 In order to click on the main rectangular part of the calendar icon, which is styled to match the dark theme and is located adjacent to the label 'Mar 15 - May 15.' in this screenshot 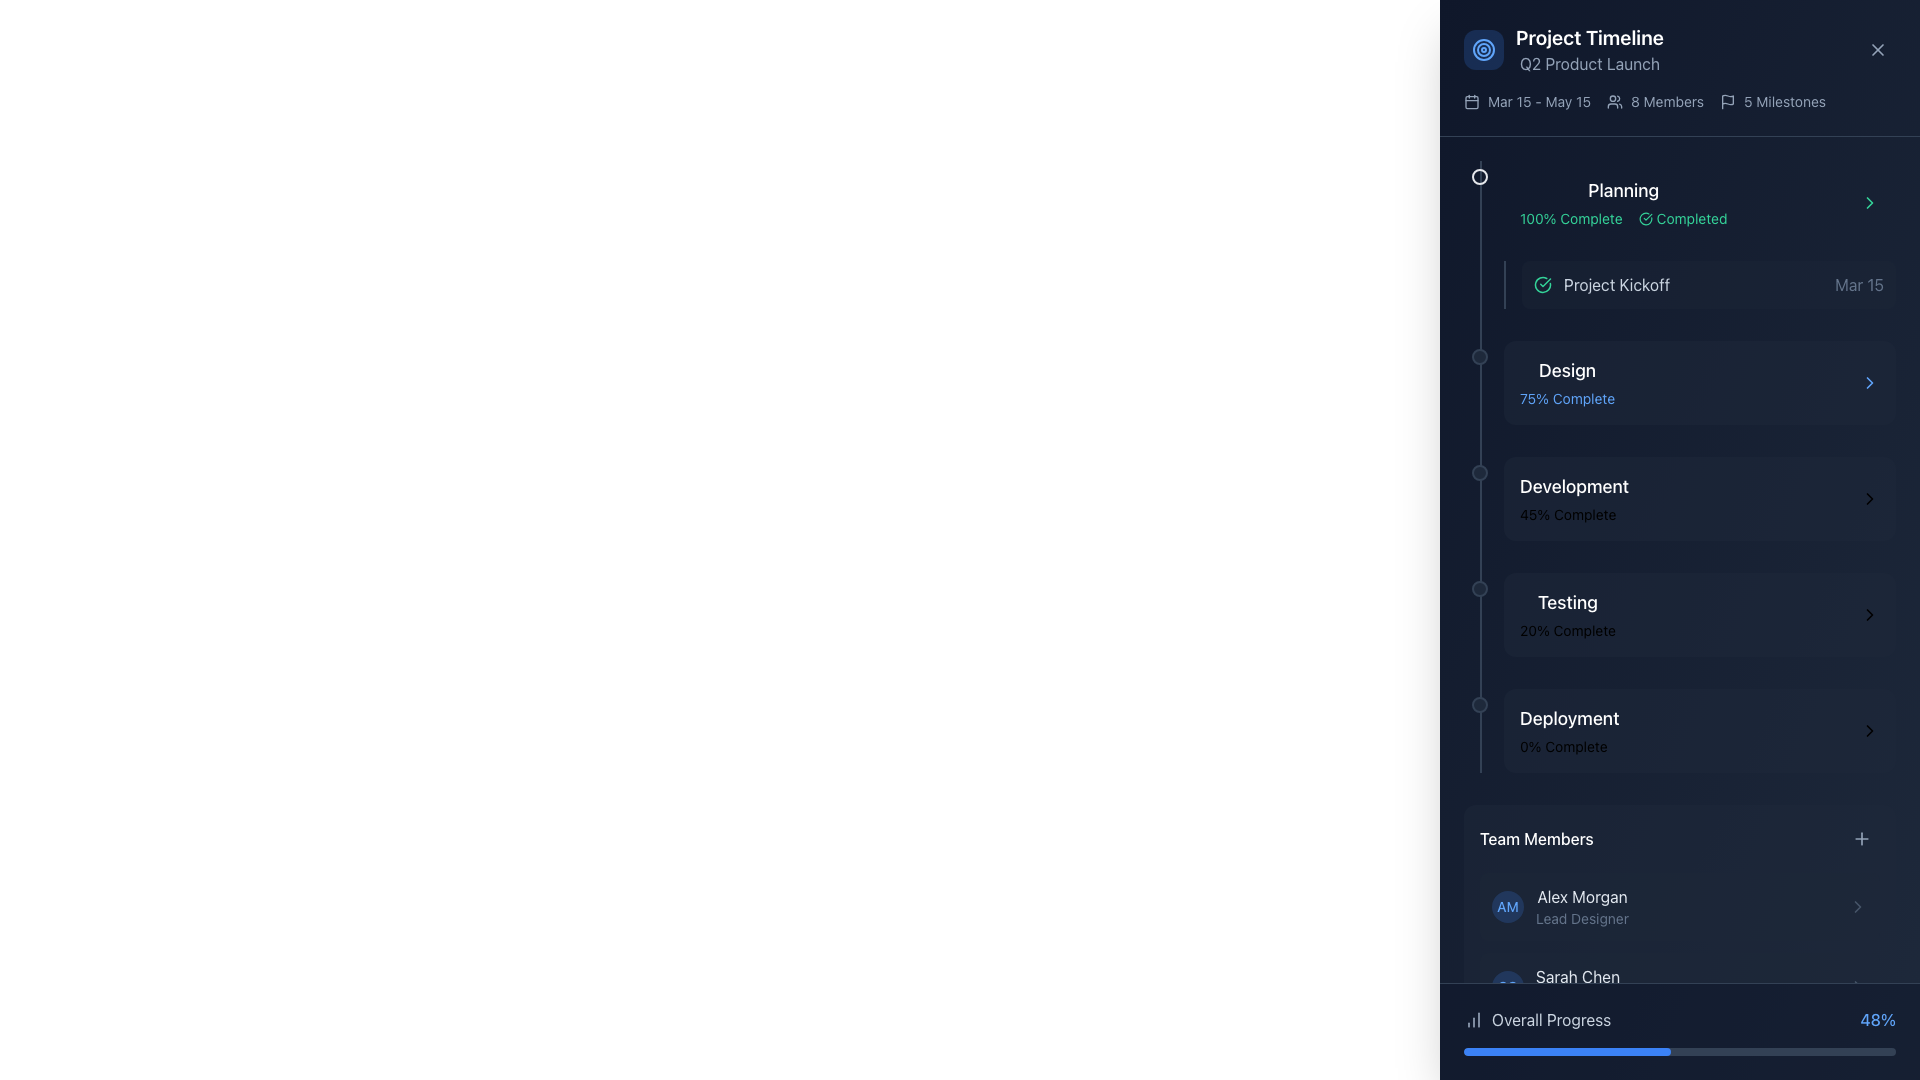, I will do `click(1472, 101)`.